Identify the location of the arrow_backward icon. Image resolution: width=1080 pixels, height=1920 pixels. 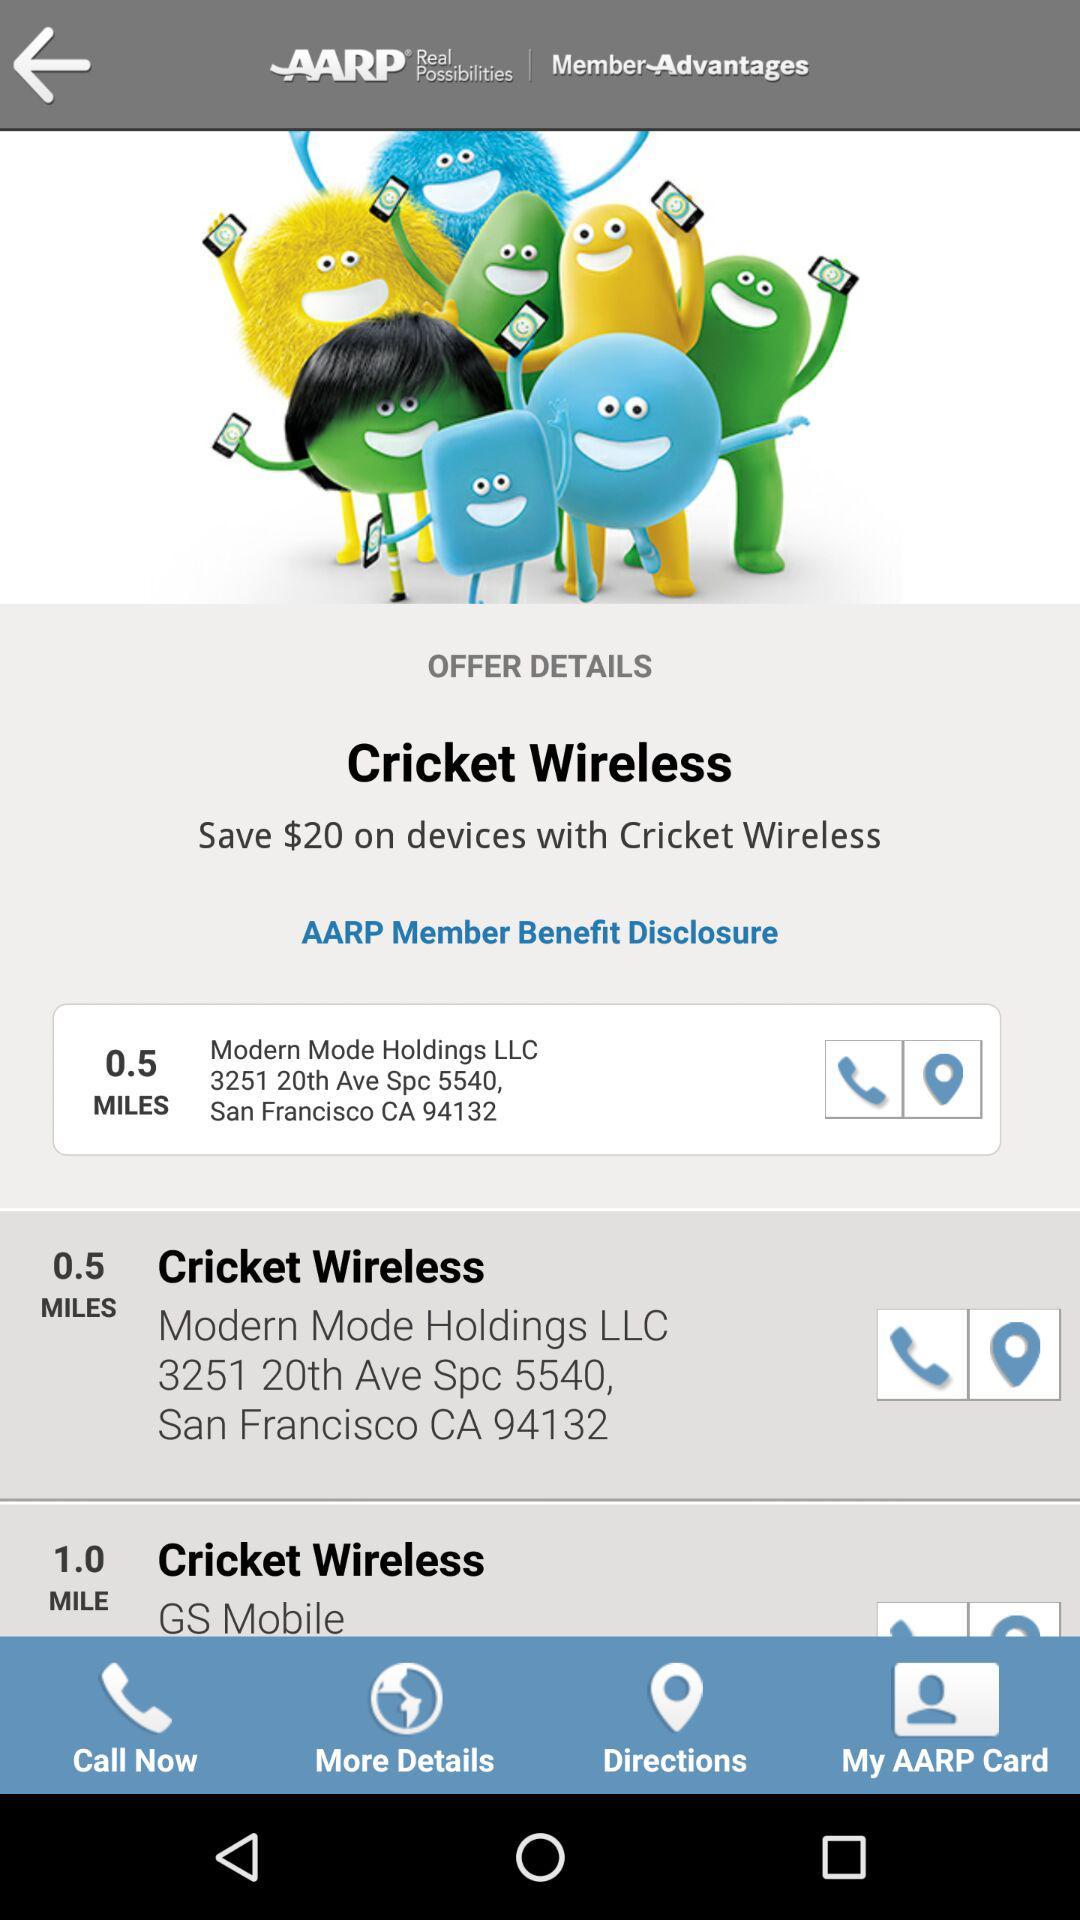
(51, 70).